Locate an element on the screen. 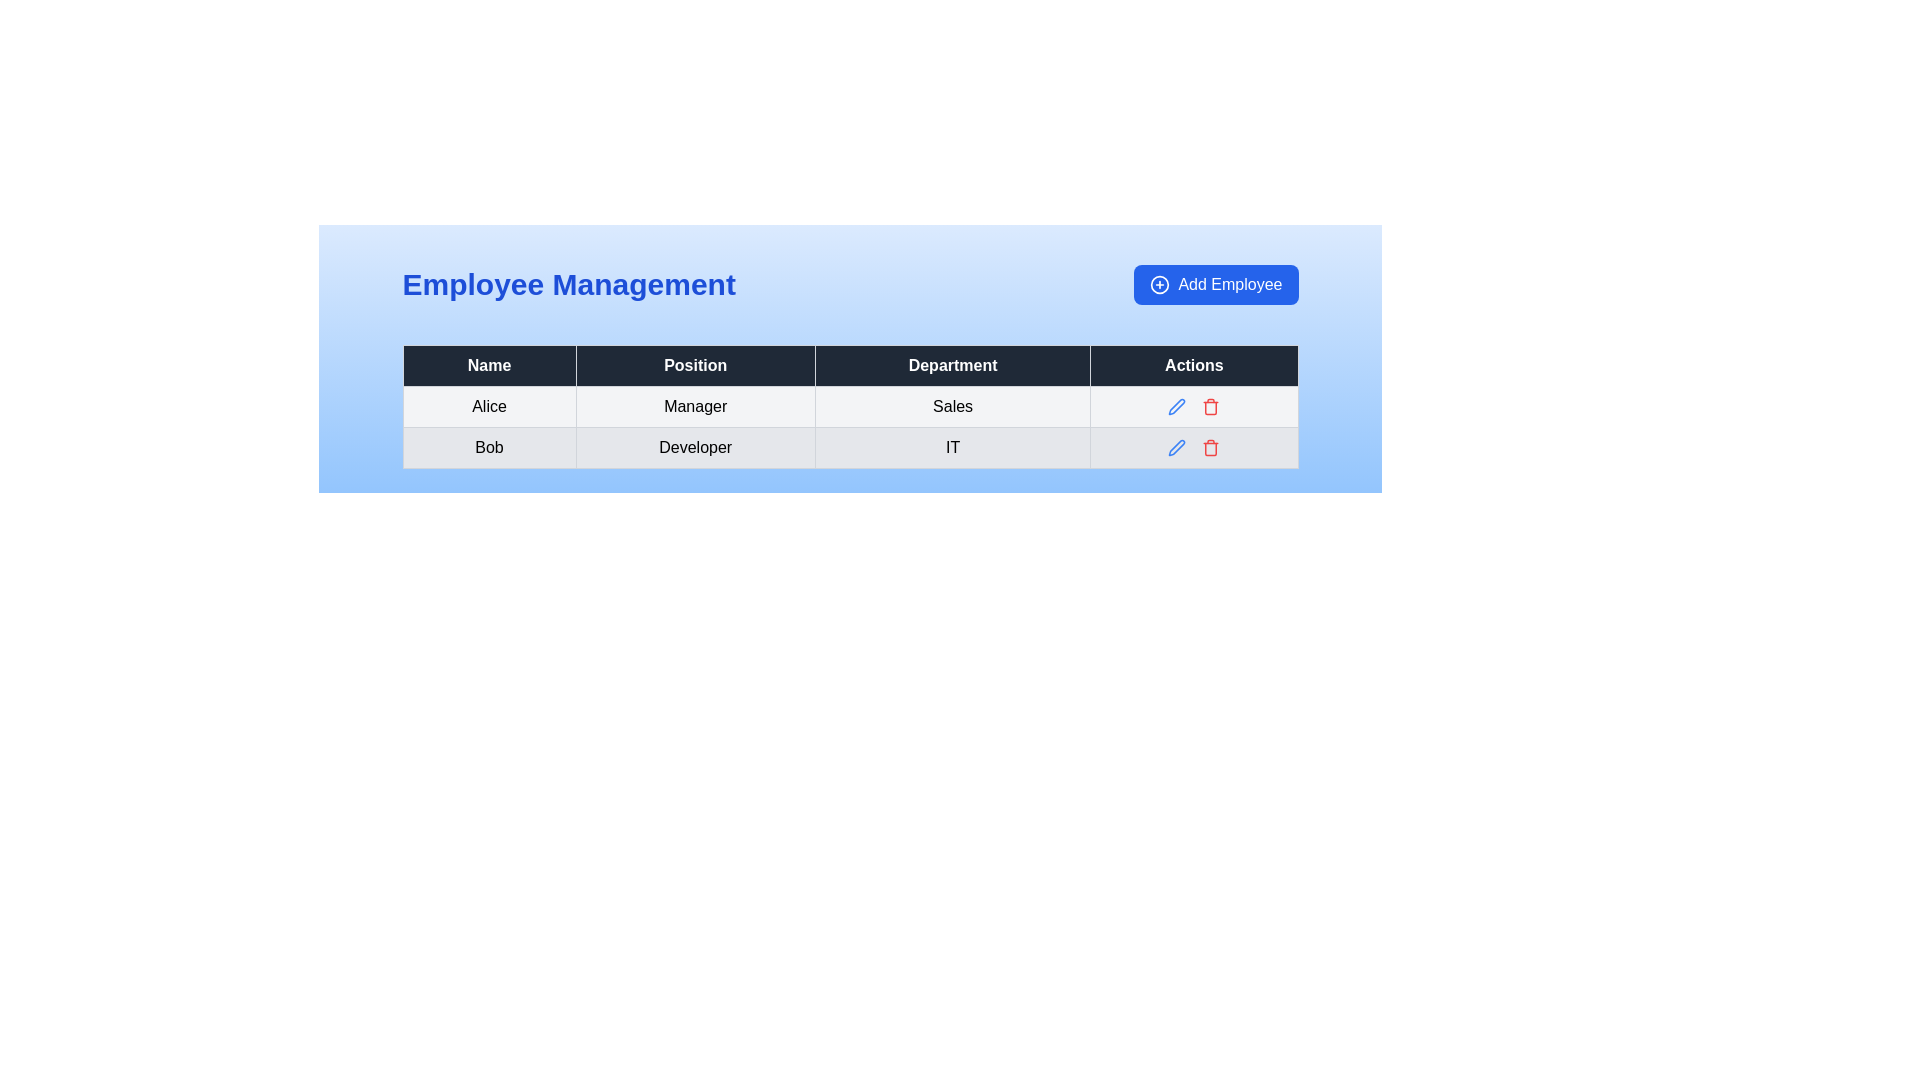 The image size is (1920, 1080). to select the second row of the Employee Management table, which contains 'Bob' in the Name column, 'Developer' in the Position column, and 'IT' in the Department column is located at coordinates (850, 446).